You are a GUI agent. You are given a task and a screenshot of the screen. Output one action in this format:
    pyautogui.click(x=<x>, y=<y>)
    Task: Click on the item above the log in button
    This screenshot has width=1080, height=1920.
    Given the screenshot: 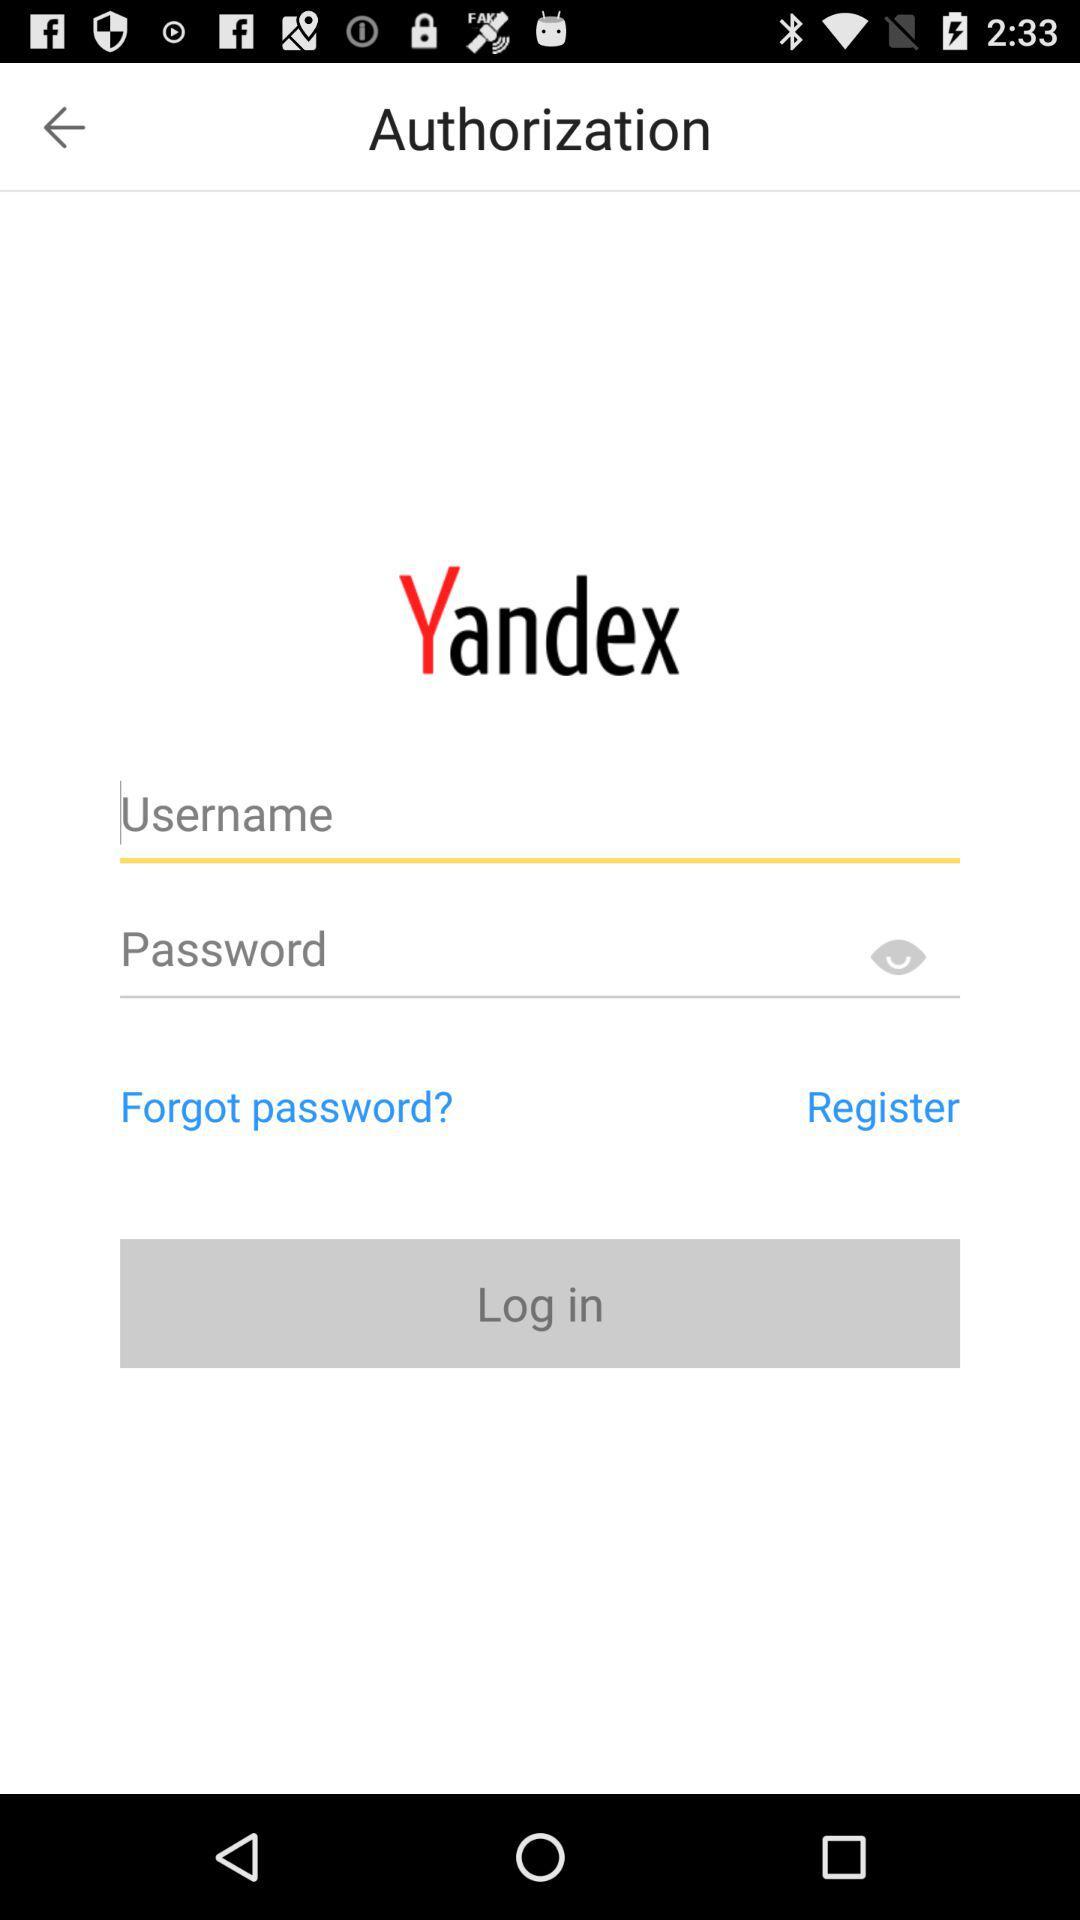 What is the action you would take?
    pyautogui.click(x=371, y=1104)
    